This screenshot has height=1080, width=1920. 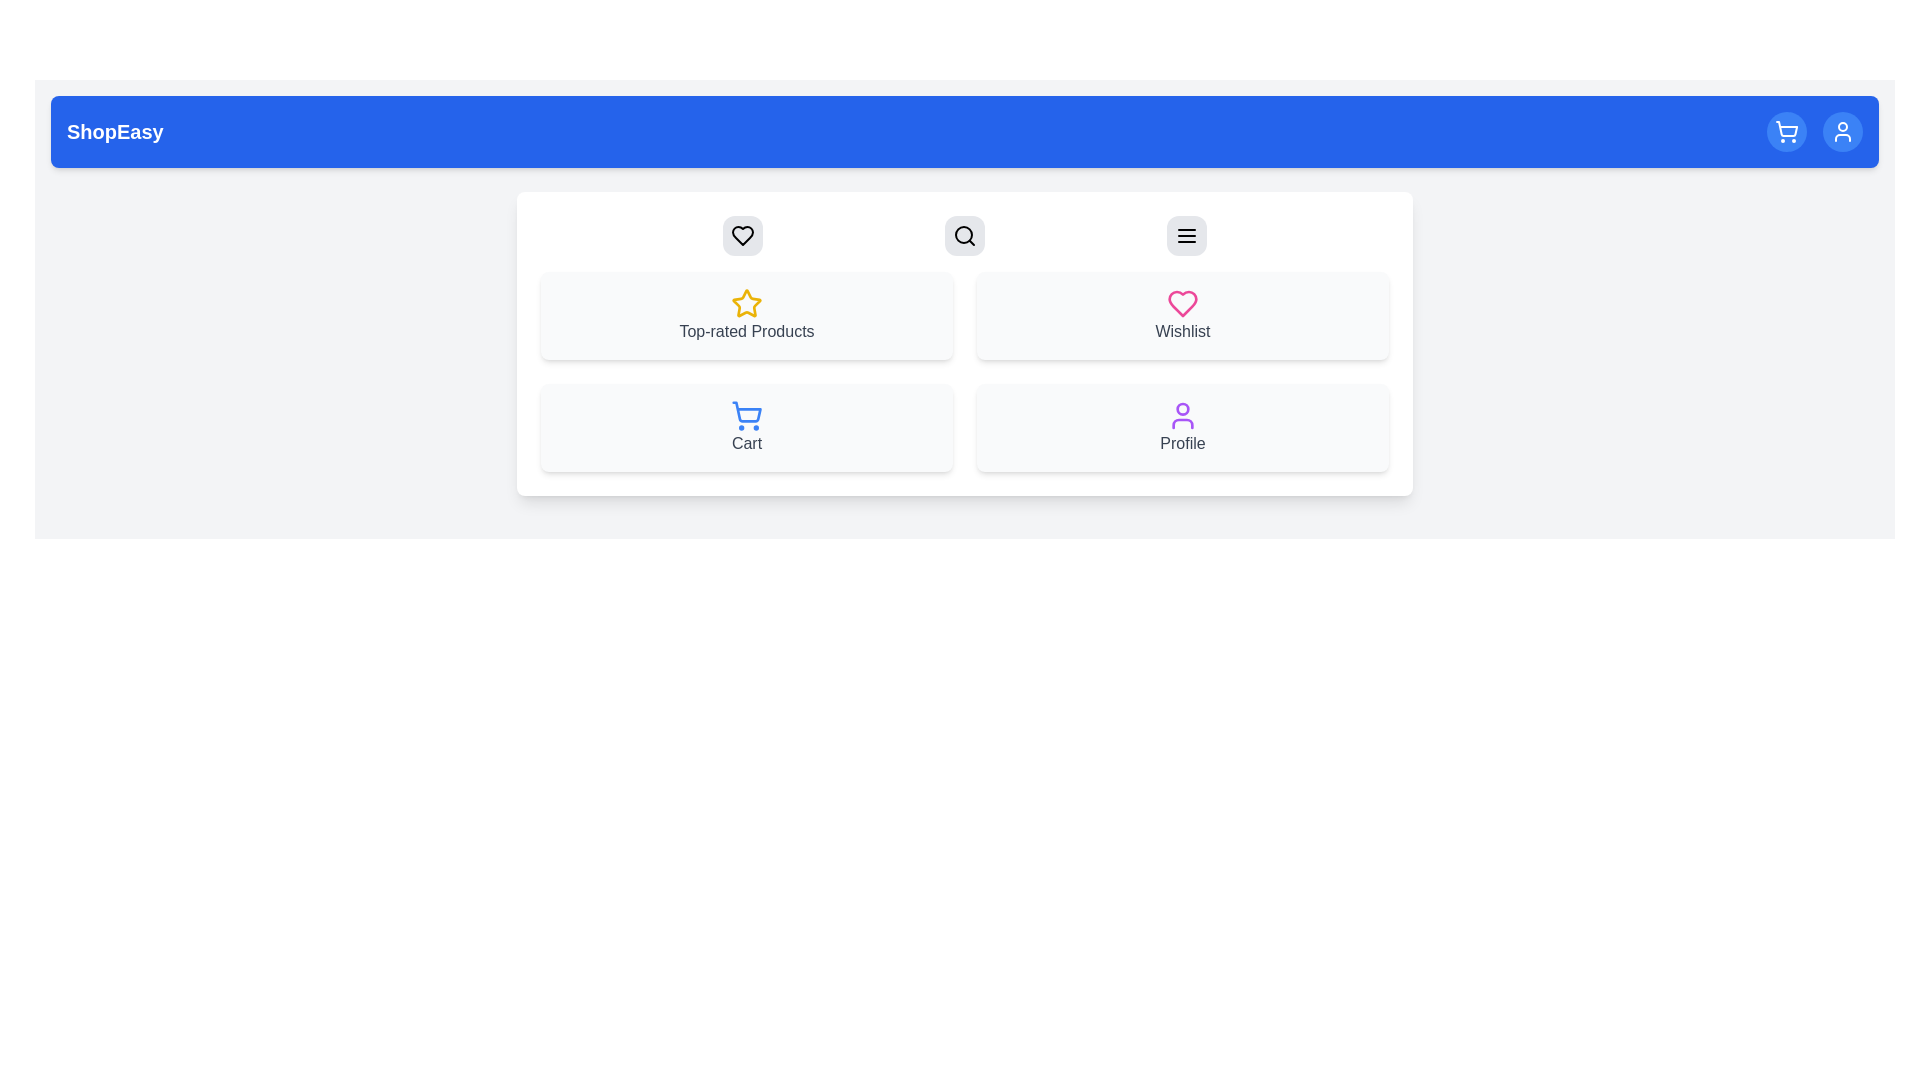 I want to click on the heart icon representing the 'Wishlist' functionality, which is the third button in the top row of the grid layout, to trigger a tooltip or highlight effect, so click(x=742, y=234).